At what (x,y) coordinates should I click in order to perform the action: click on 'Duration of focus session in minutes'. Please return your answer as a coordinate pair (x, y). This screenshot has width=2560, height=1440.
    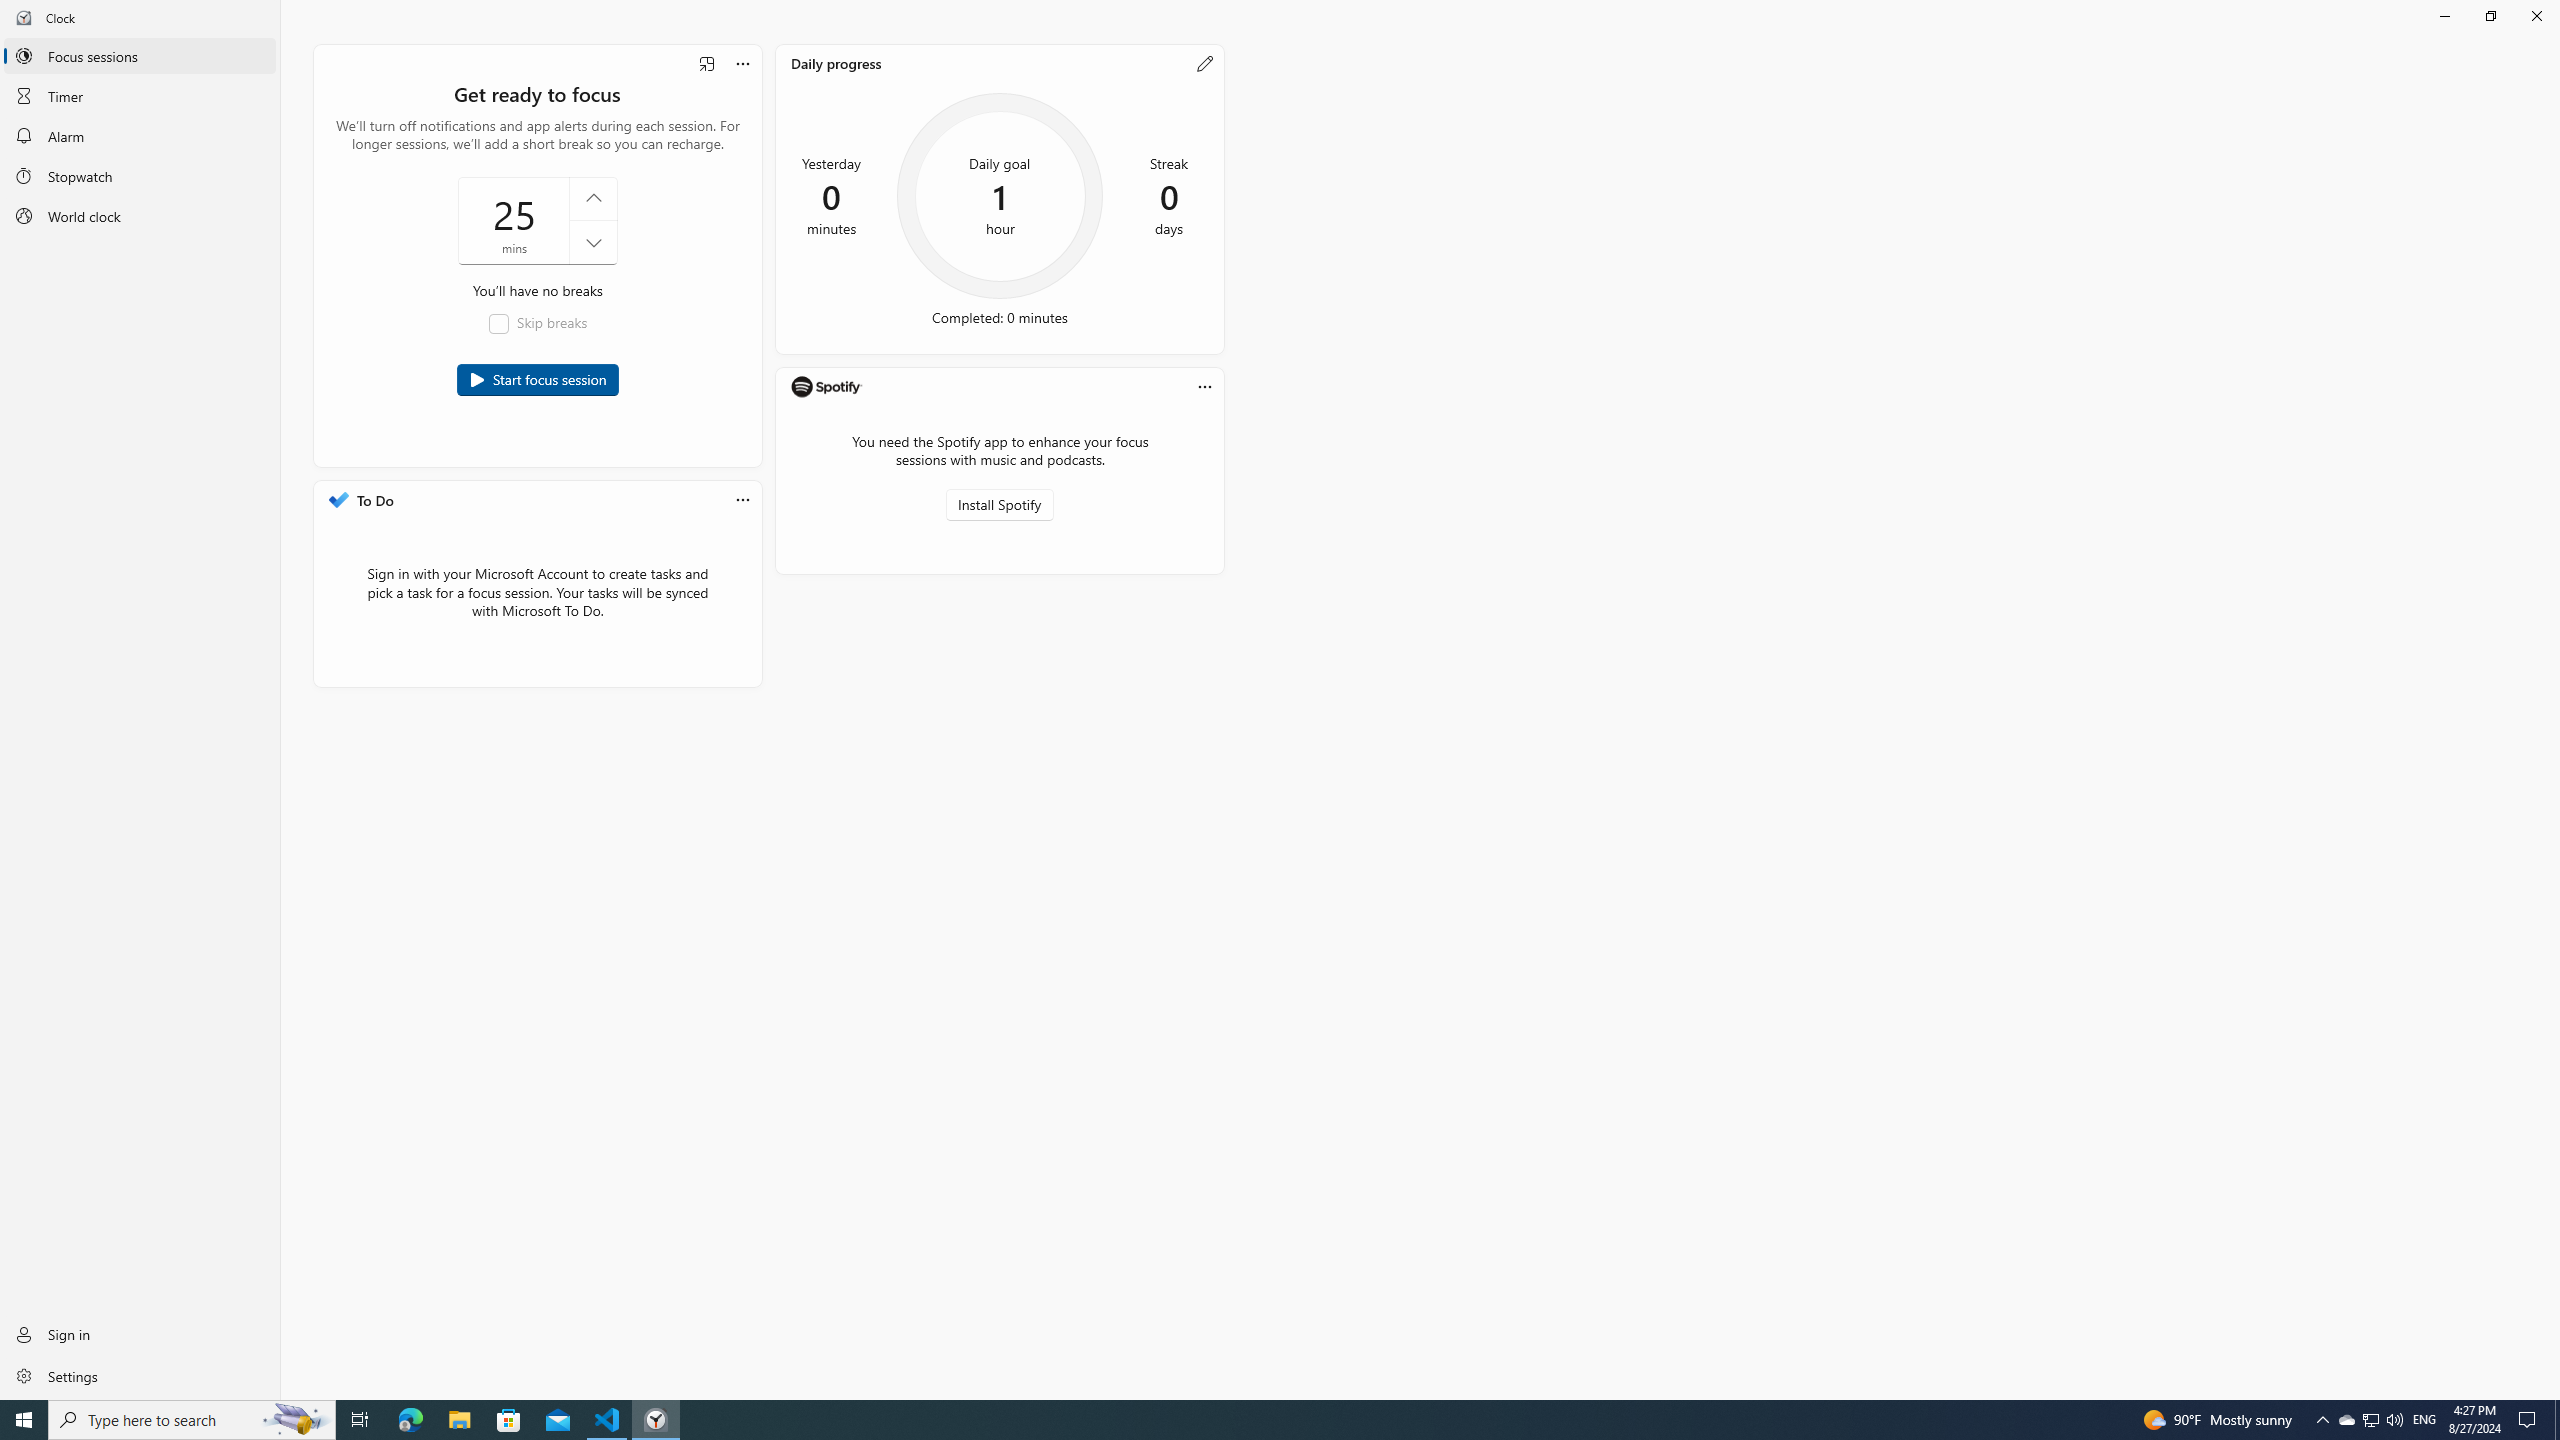
    Looking at the image, I should click on (537, 221).